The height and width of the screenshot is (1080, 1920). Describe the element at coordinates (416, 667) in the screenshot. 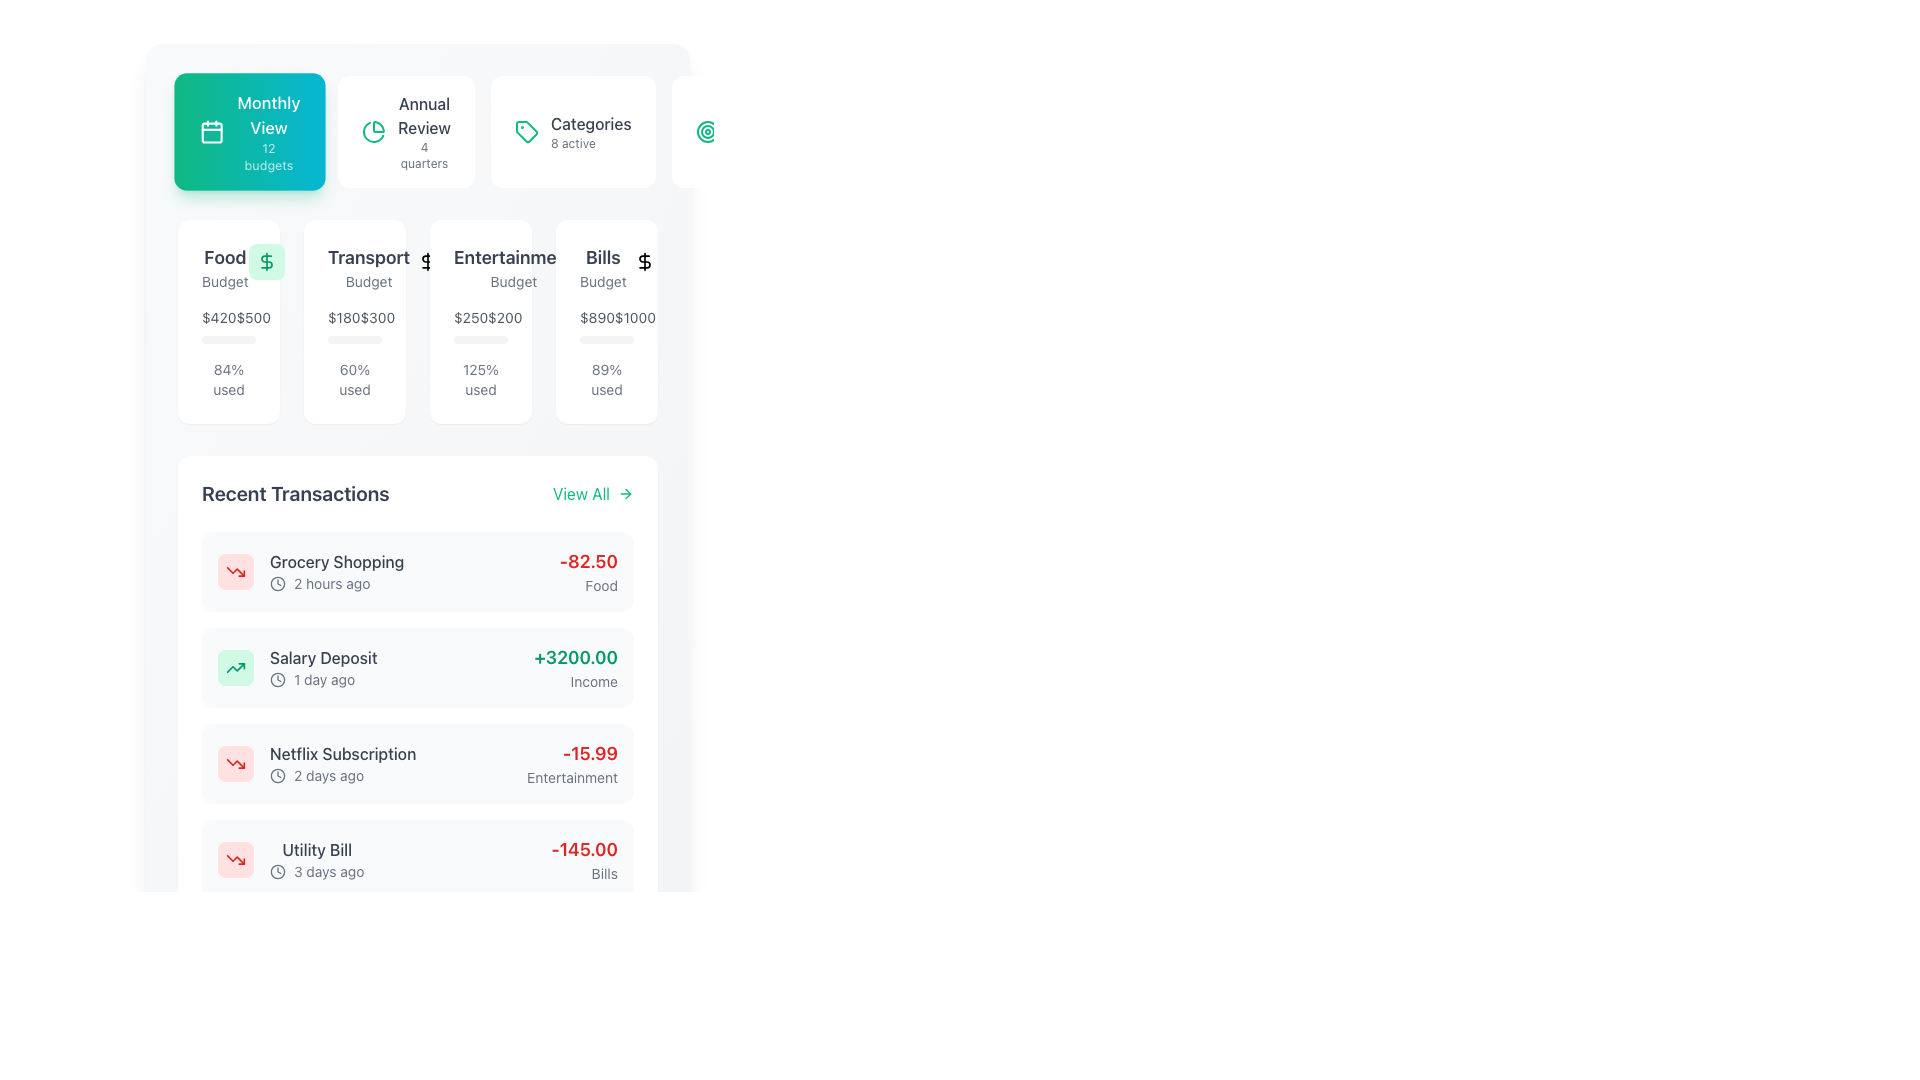

I see `the financial transaction entry labeled 'Salary Deposit' with the amount '+3200.00' in the 'Recent Transactions' section` at that location.